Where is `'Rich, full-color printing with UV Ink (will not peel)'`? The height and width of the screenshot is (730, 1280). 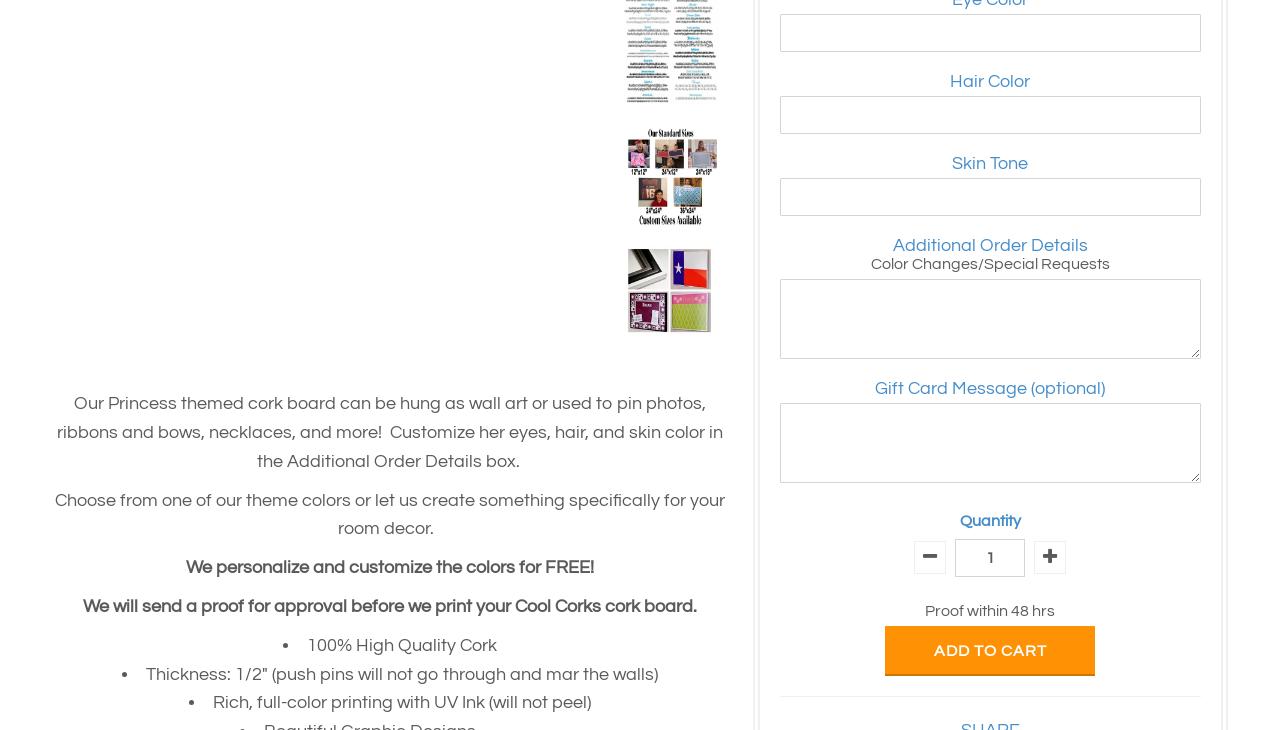
'Rich, full-color printing with UV Ink (will not peel)' is located at coordinates (401, 702).